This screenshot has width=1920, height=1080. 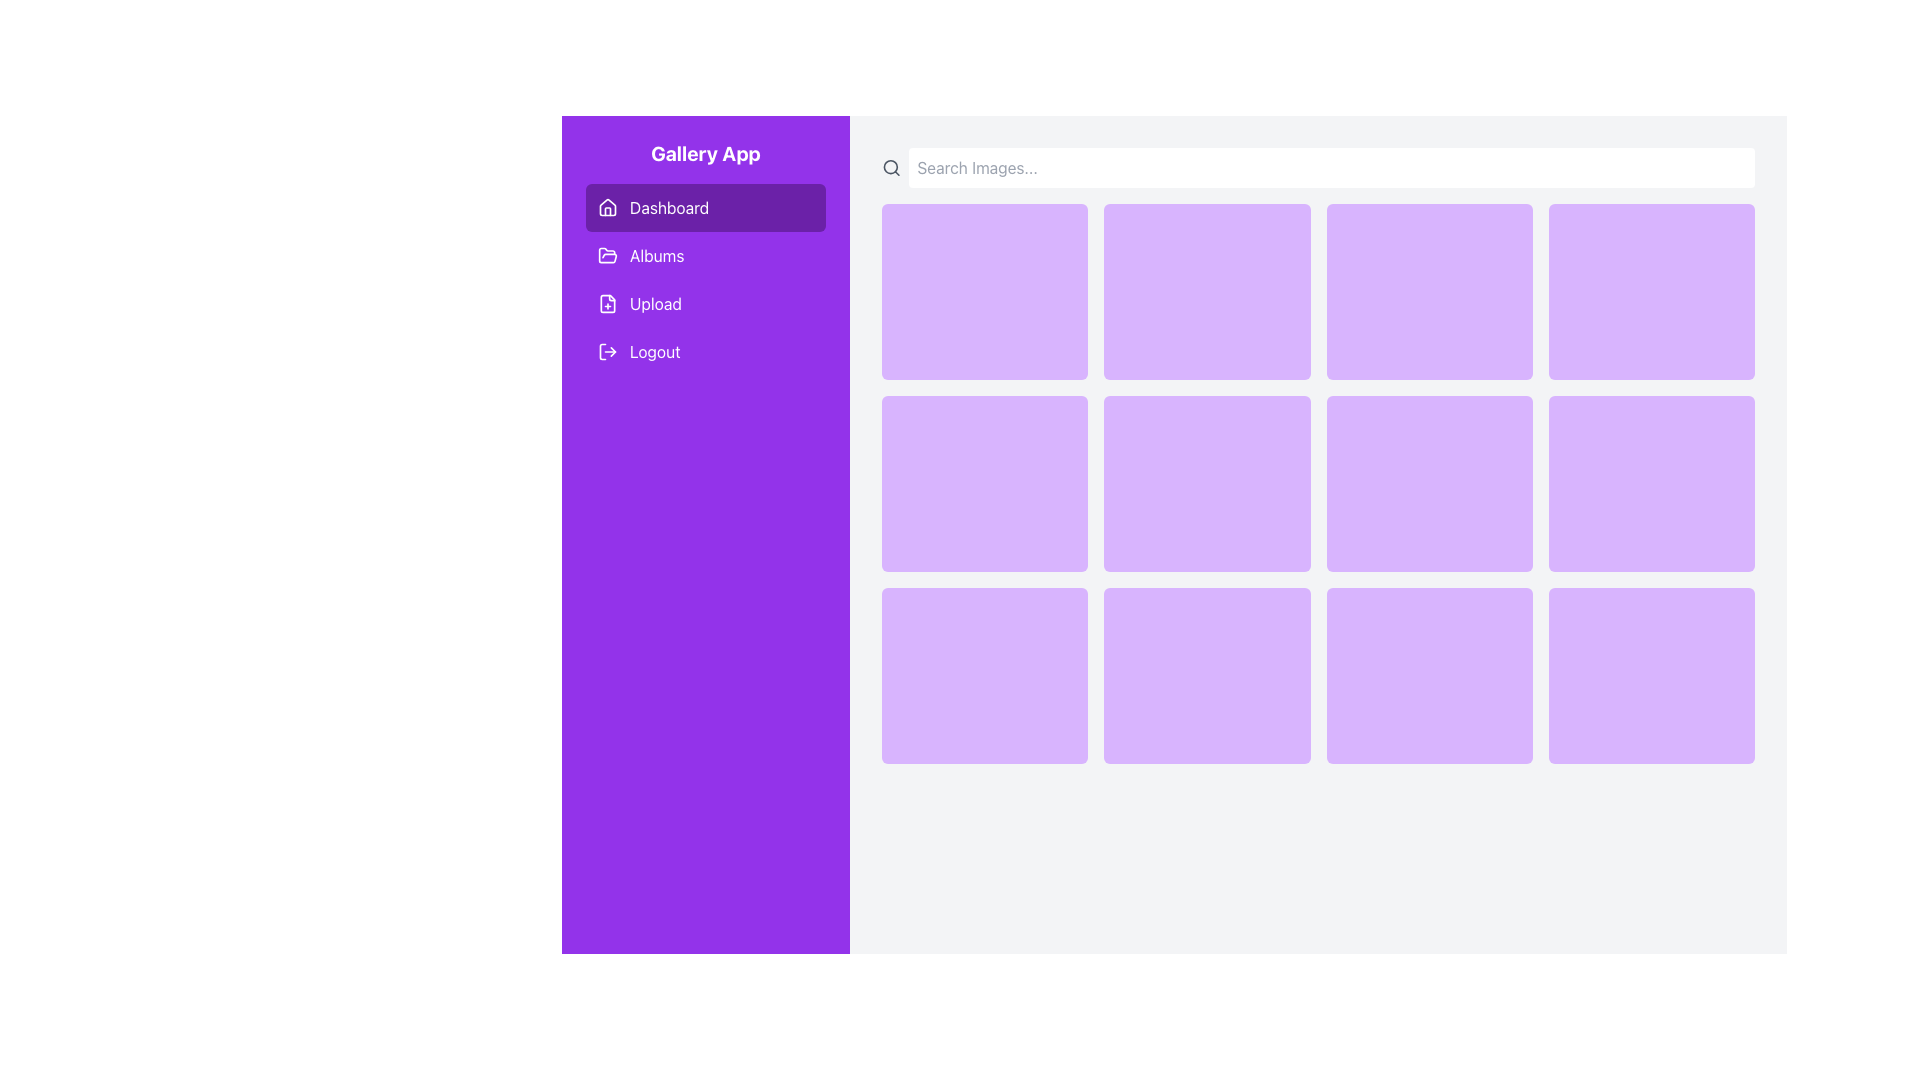 What do you see at coordinates (654, 350) in the screenshot?
I see `the 'Logout' text element in the left sidebar menu, which is styled in white on a purple background and is positioned near the bottom of the sidebar` at bounding box center [654, 350].